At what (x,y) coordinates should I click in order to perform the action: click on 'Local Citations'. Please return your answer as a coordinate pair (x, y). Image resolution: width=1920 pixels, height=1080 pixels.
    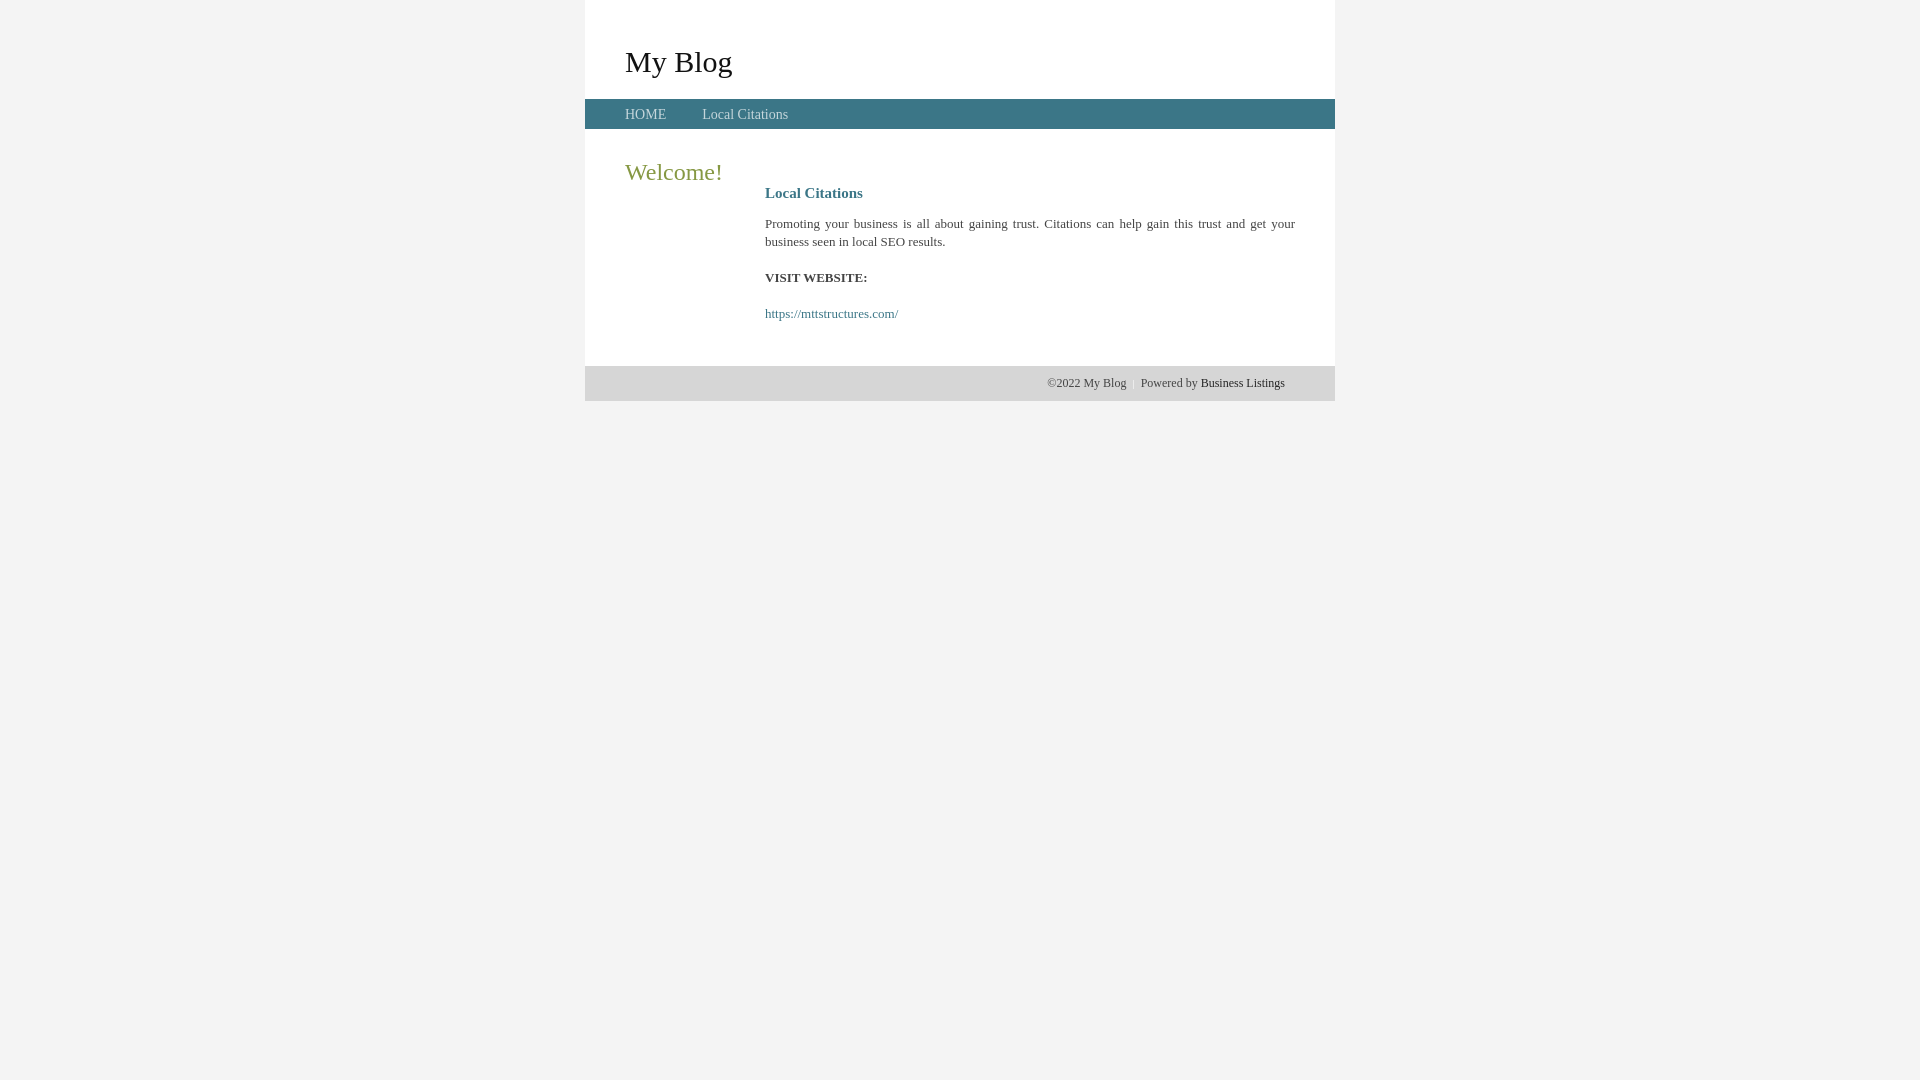
    Looking at the image, I should click on (701, 114).